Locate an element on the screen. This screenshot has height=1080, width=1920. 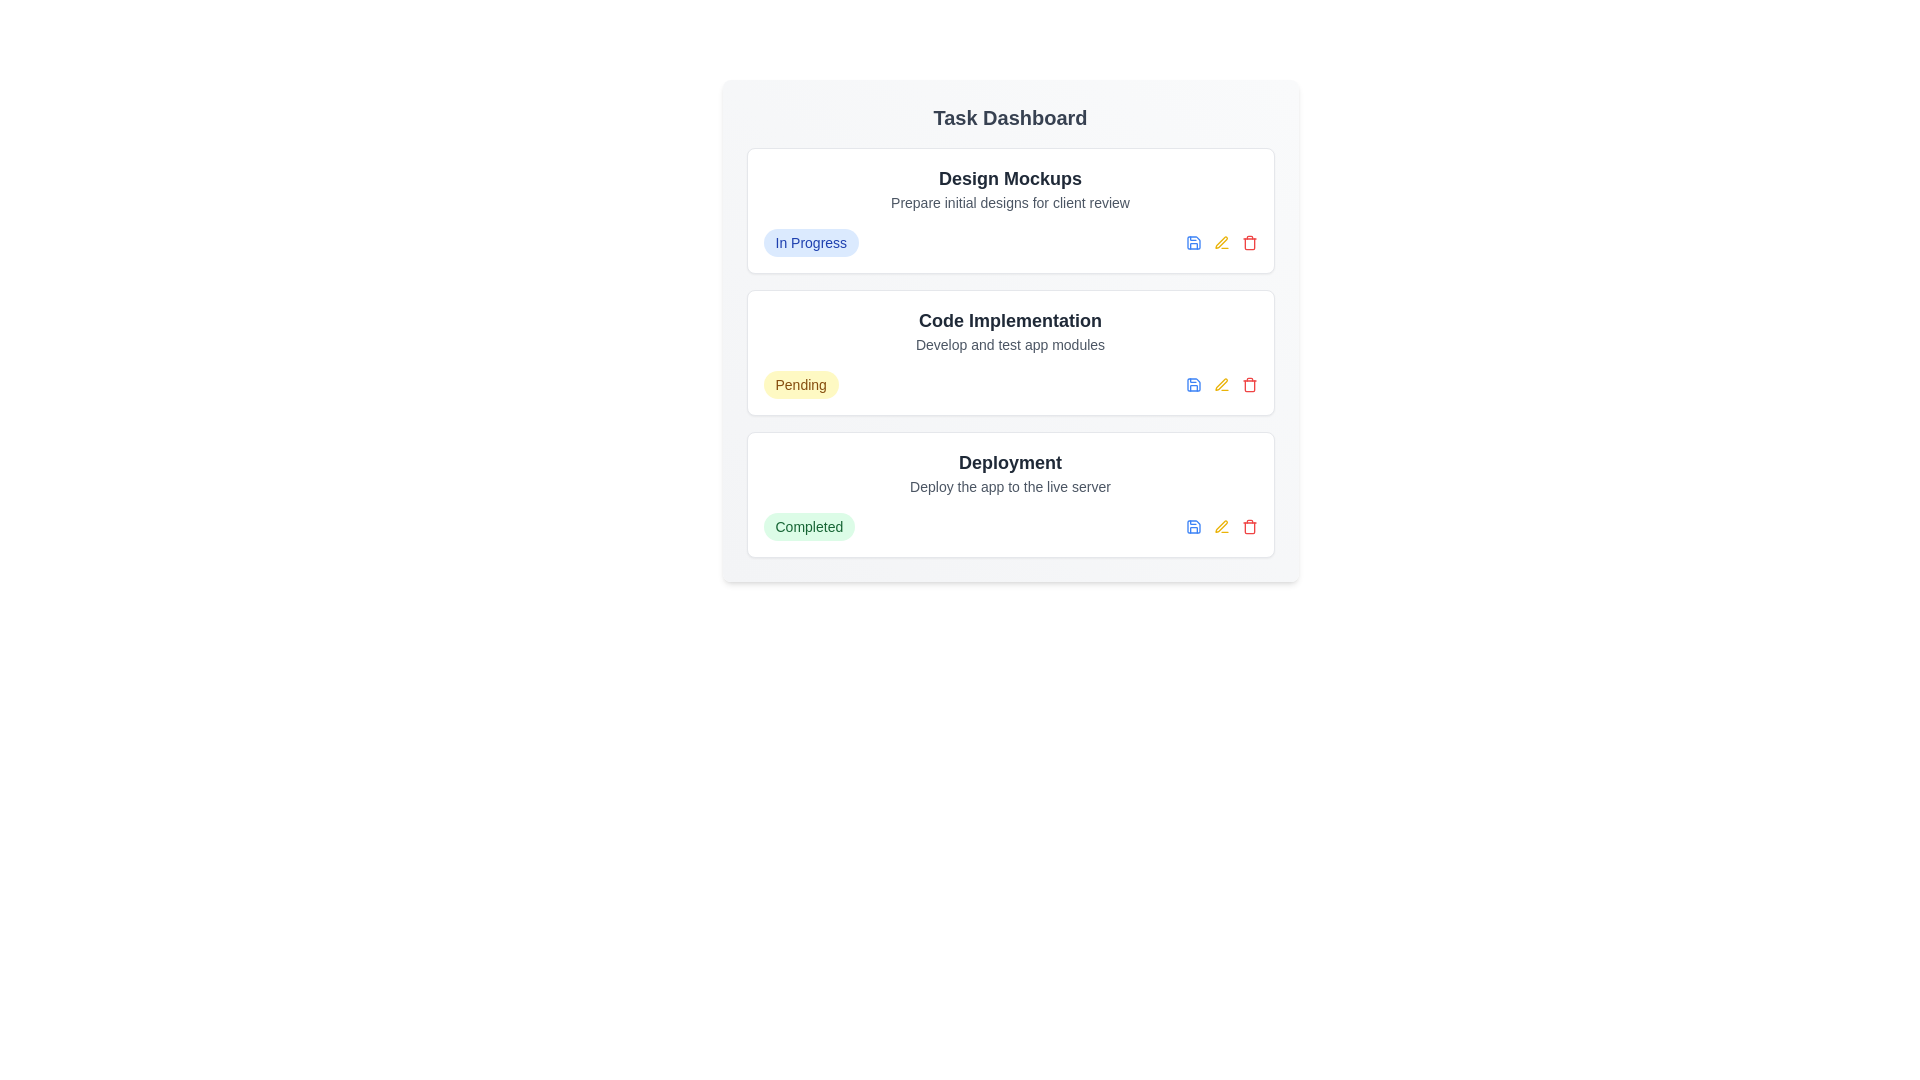
delete button for the task titled 'Design Mockups' is located at coordinates (1248, 242).